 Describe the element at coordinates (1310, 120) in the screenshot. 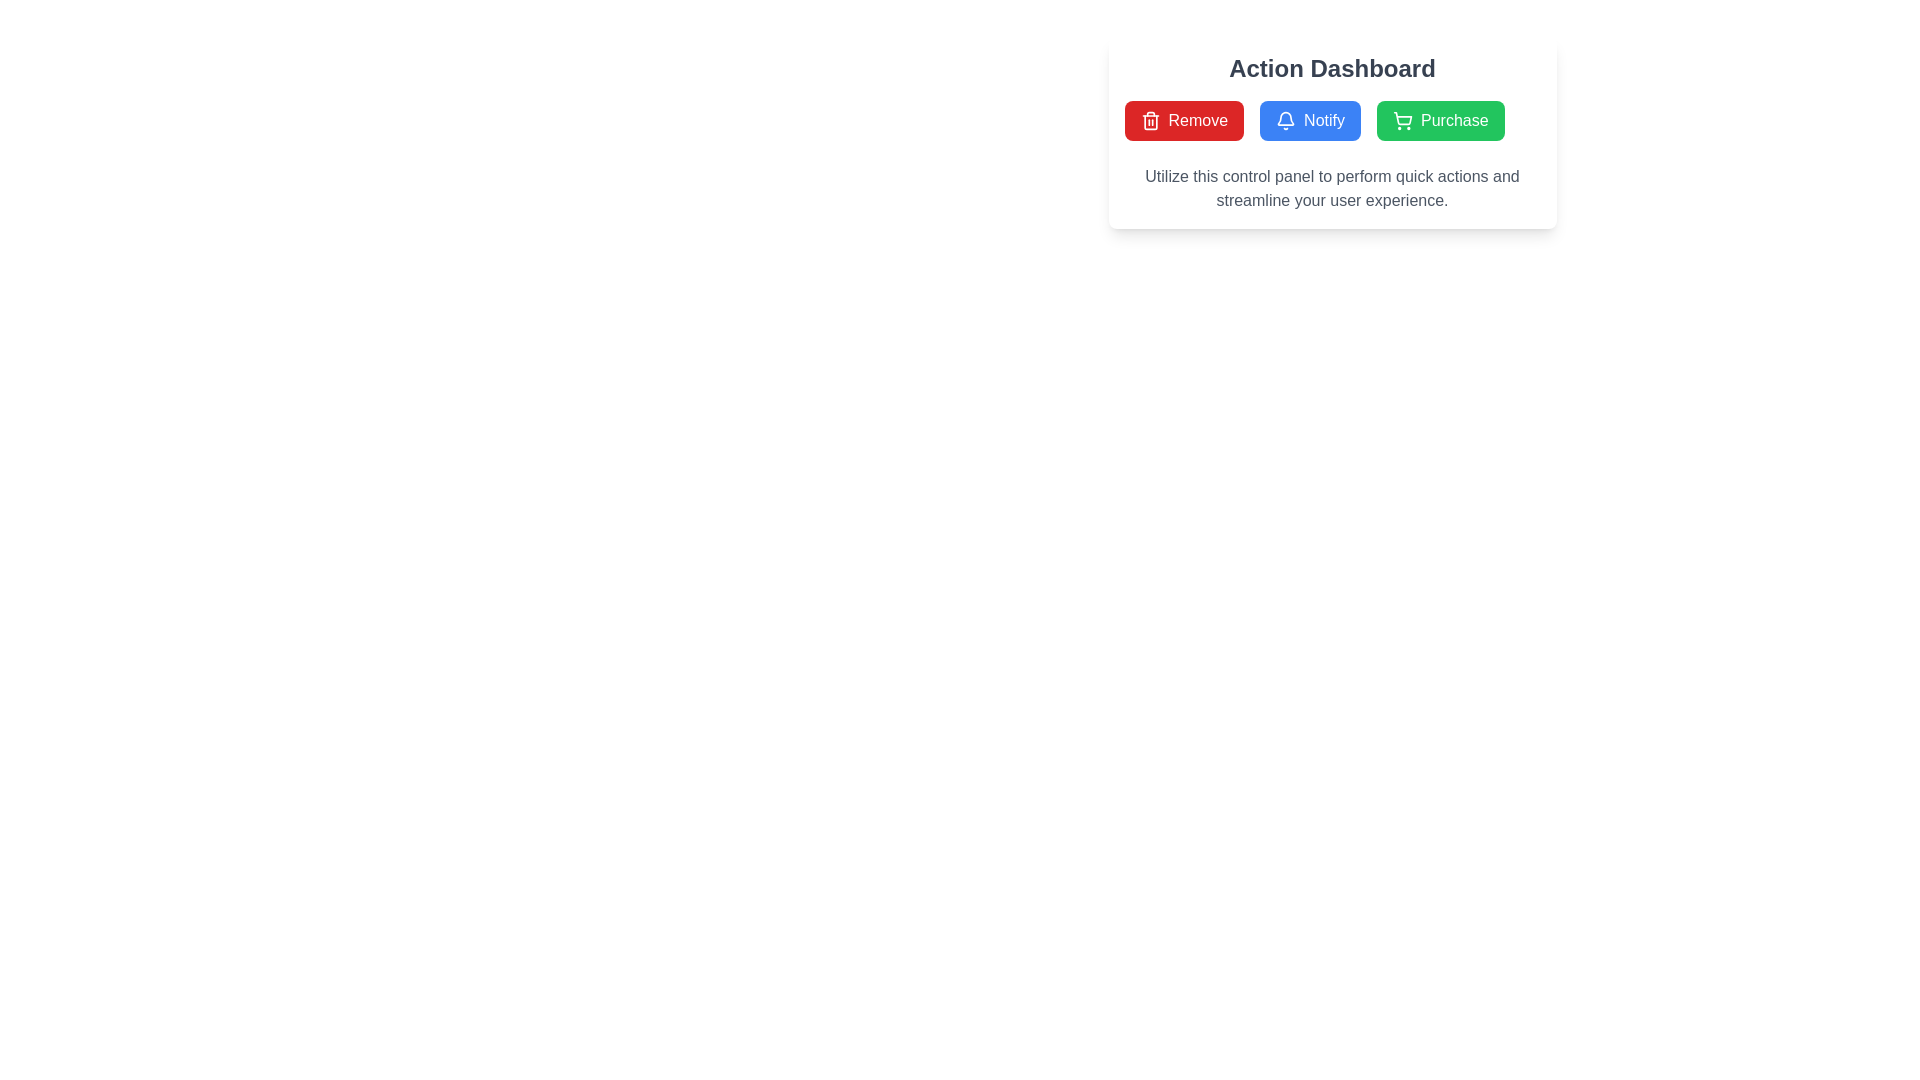

I see `the second button from the left in the 'Action Dashboard' section to initiate a notification` at that location.